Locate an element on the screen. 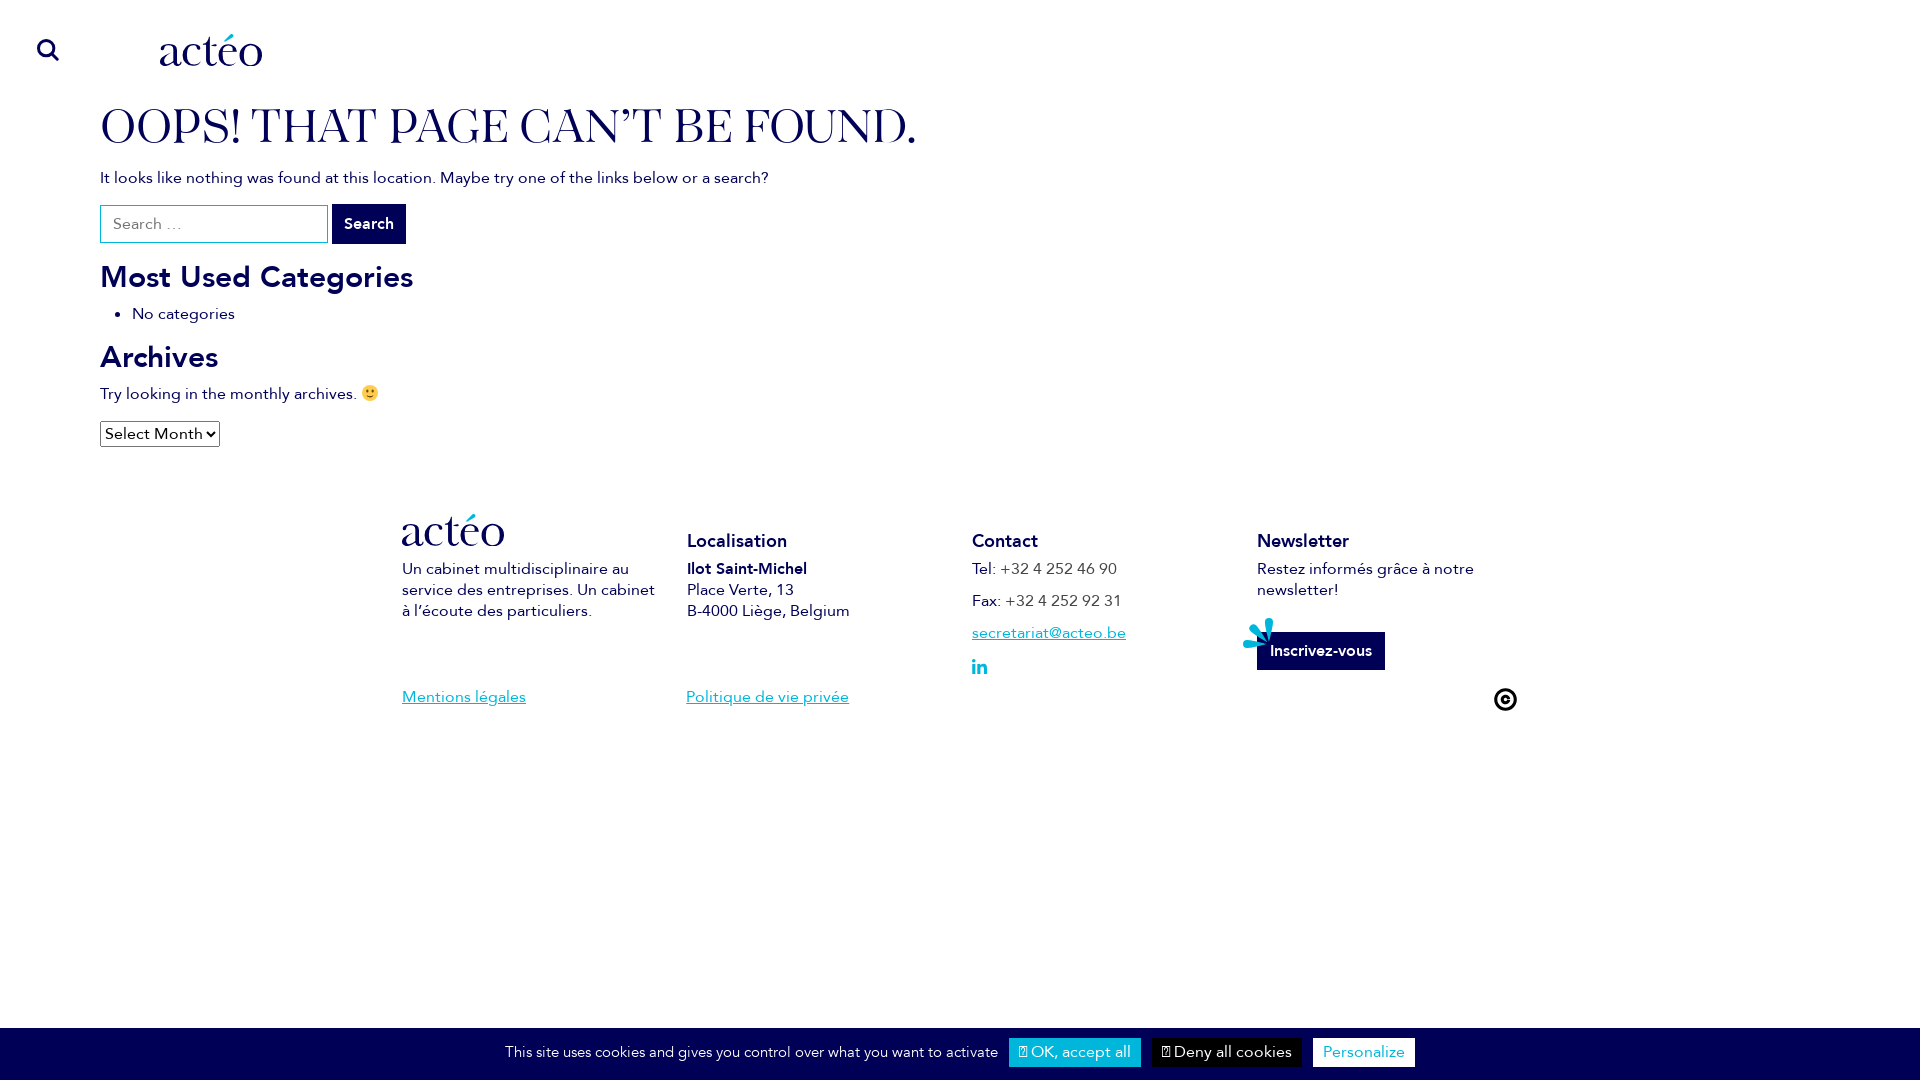 The image size is (1920, 1080). 'Acteo' is located at coordinates (158, 49).